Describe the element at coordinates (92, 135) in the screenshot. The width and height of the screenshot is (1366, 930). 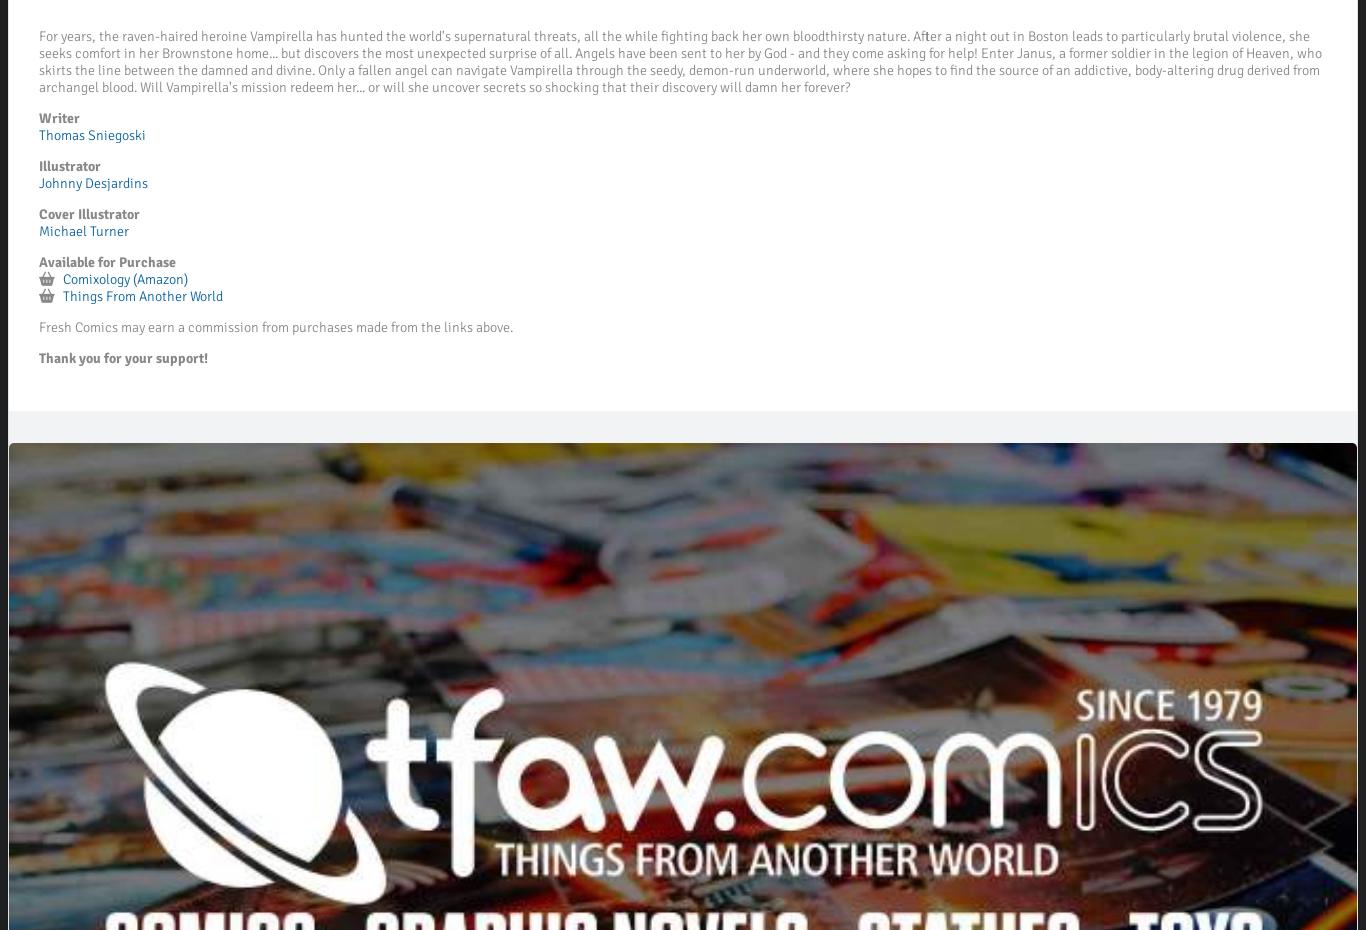
I see `'Thomas Sniegoski'` at that location.